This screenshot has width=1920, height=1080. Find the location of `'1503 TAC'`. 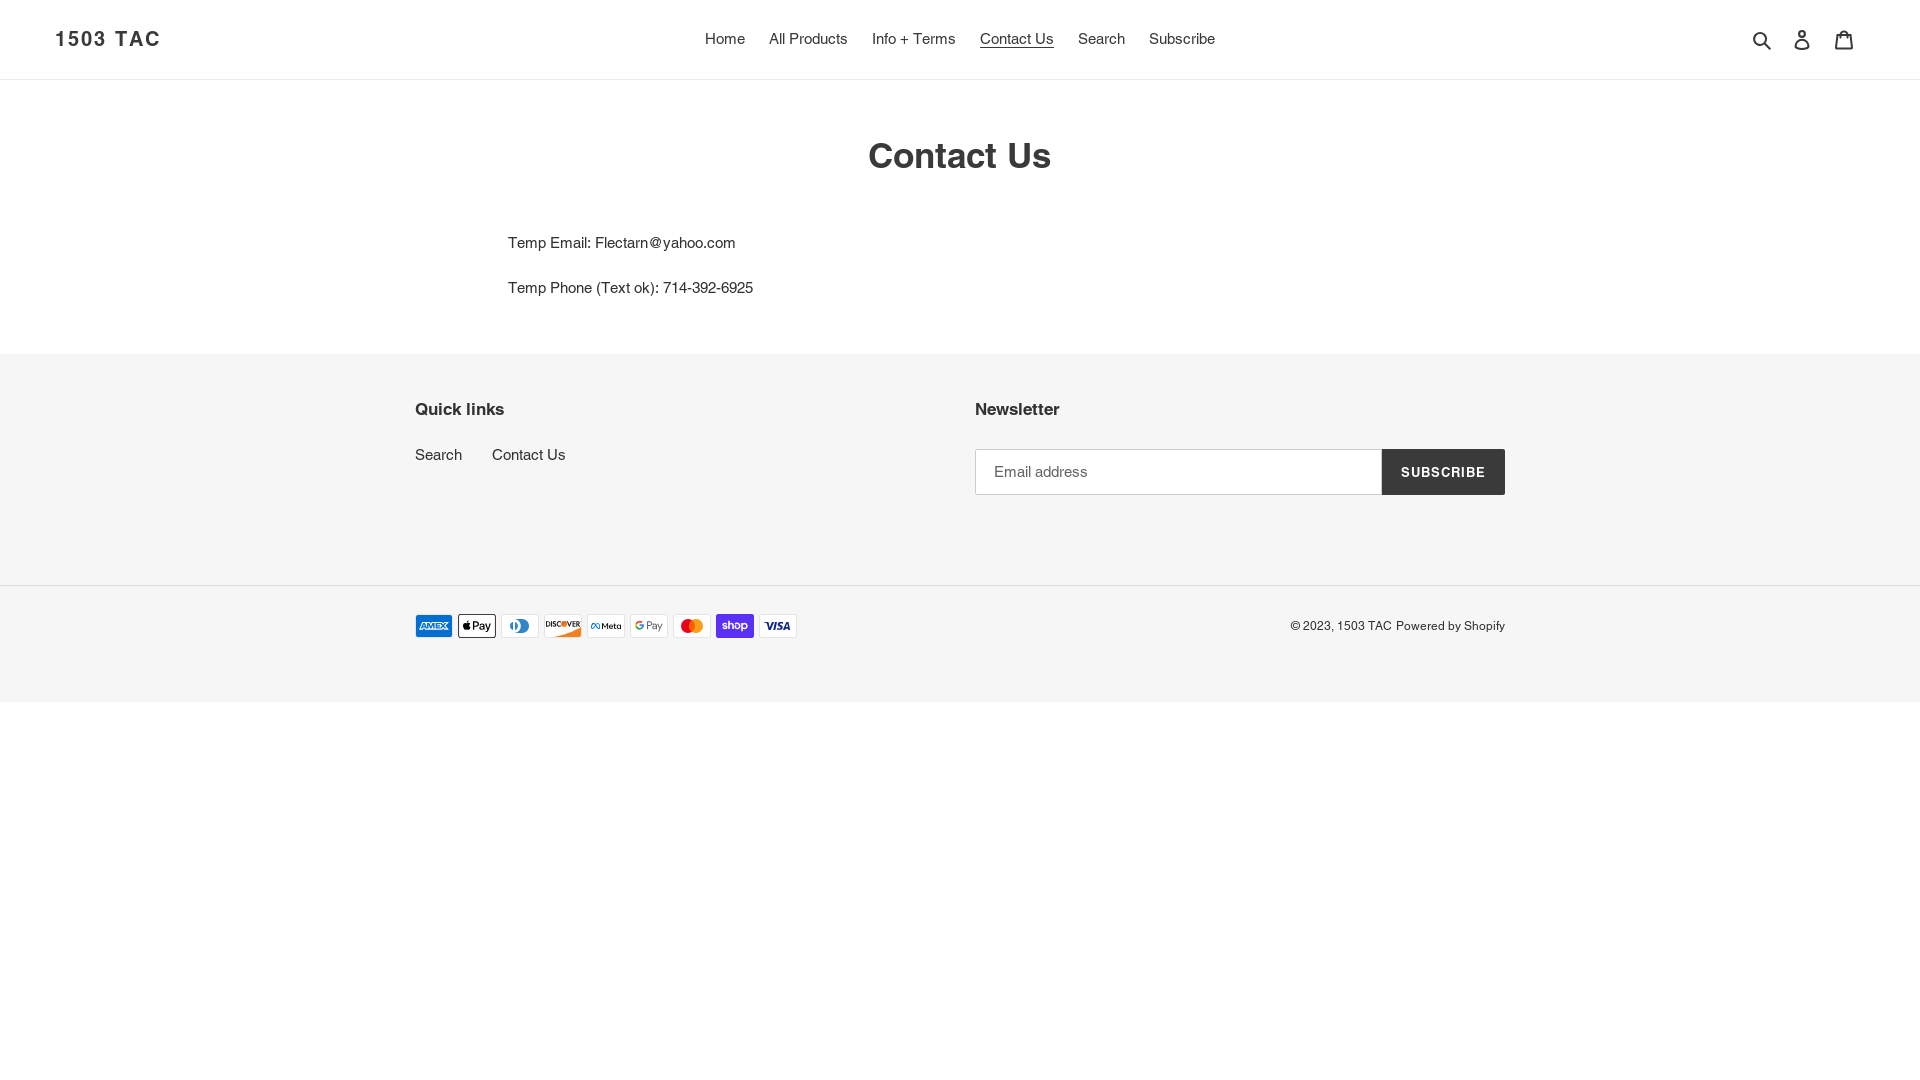

'1503 TAC' is located at coordinates (106, 38).